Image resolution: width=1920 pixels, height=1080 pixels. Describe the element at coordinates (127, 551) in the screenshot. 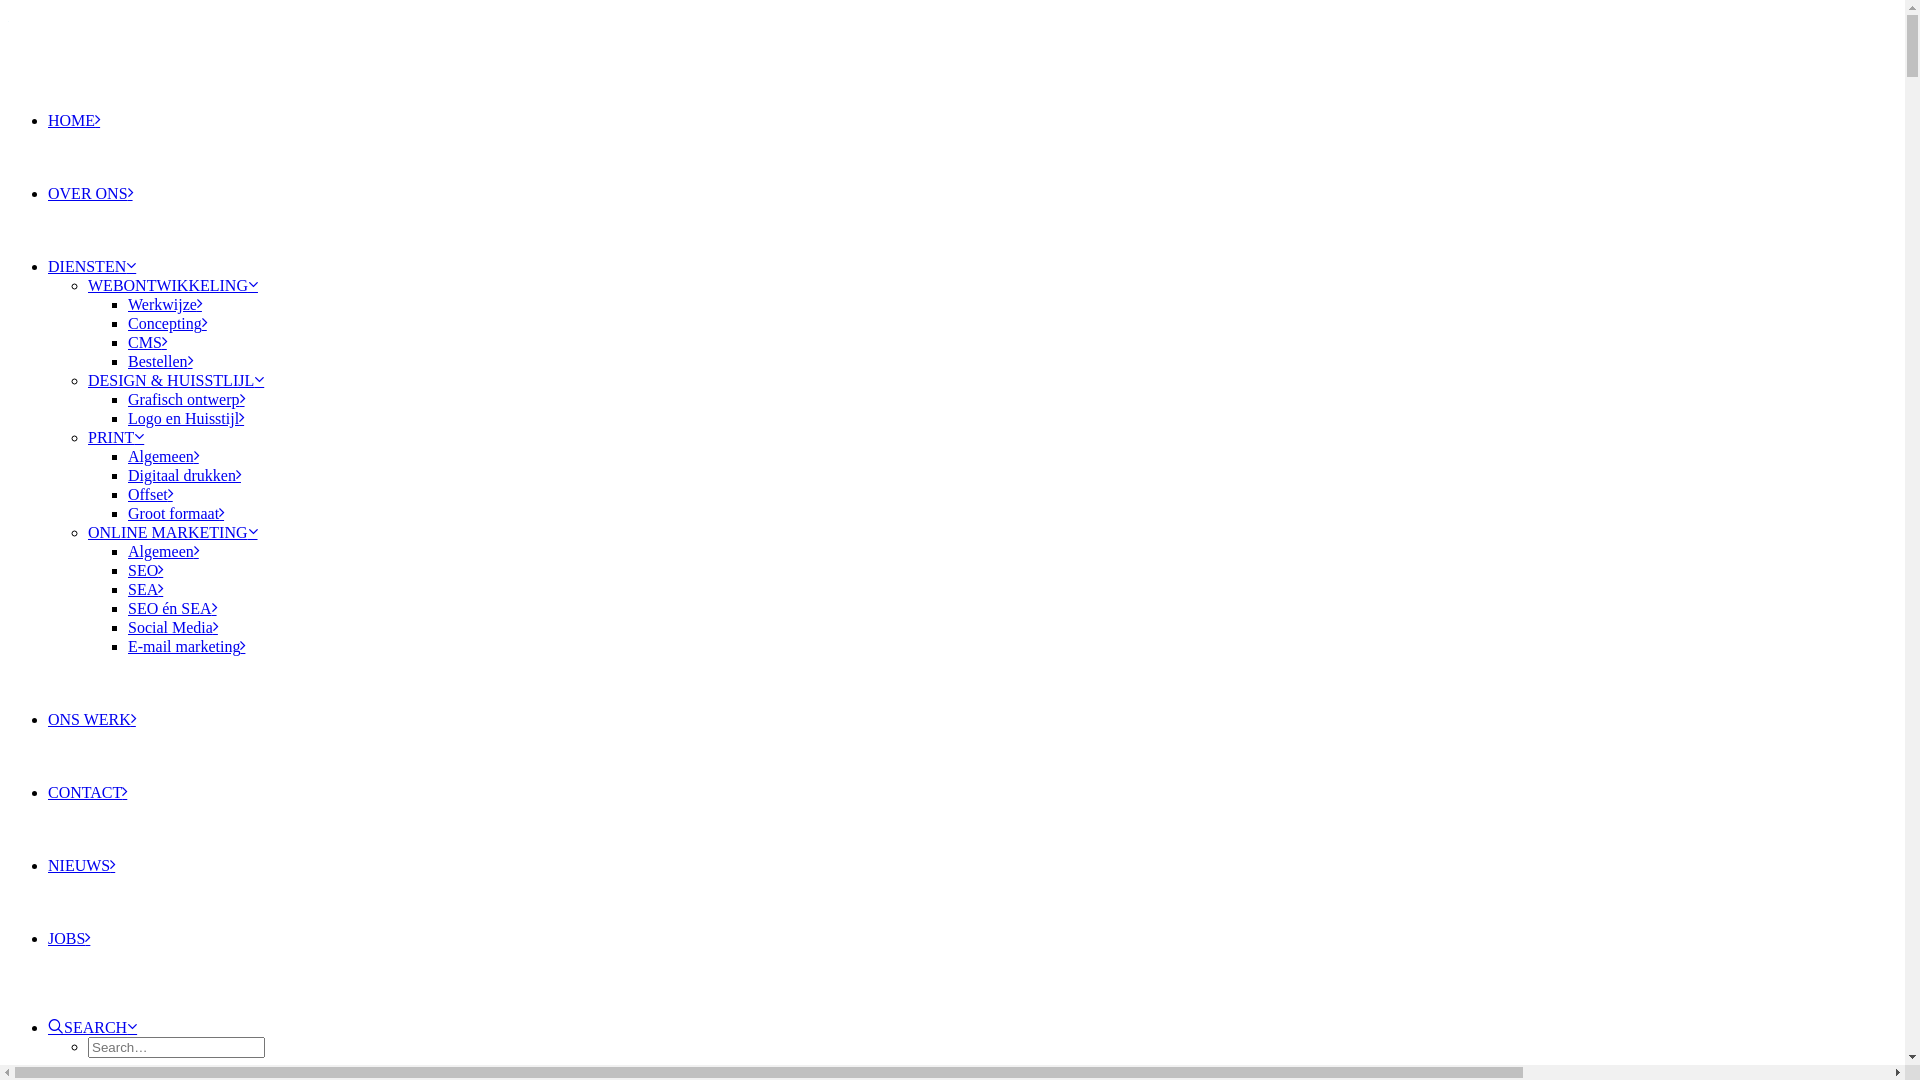

I see `'Algemeen'` at that location.